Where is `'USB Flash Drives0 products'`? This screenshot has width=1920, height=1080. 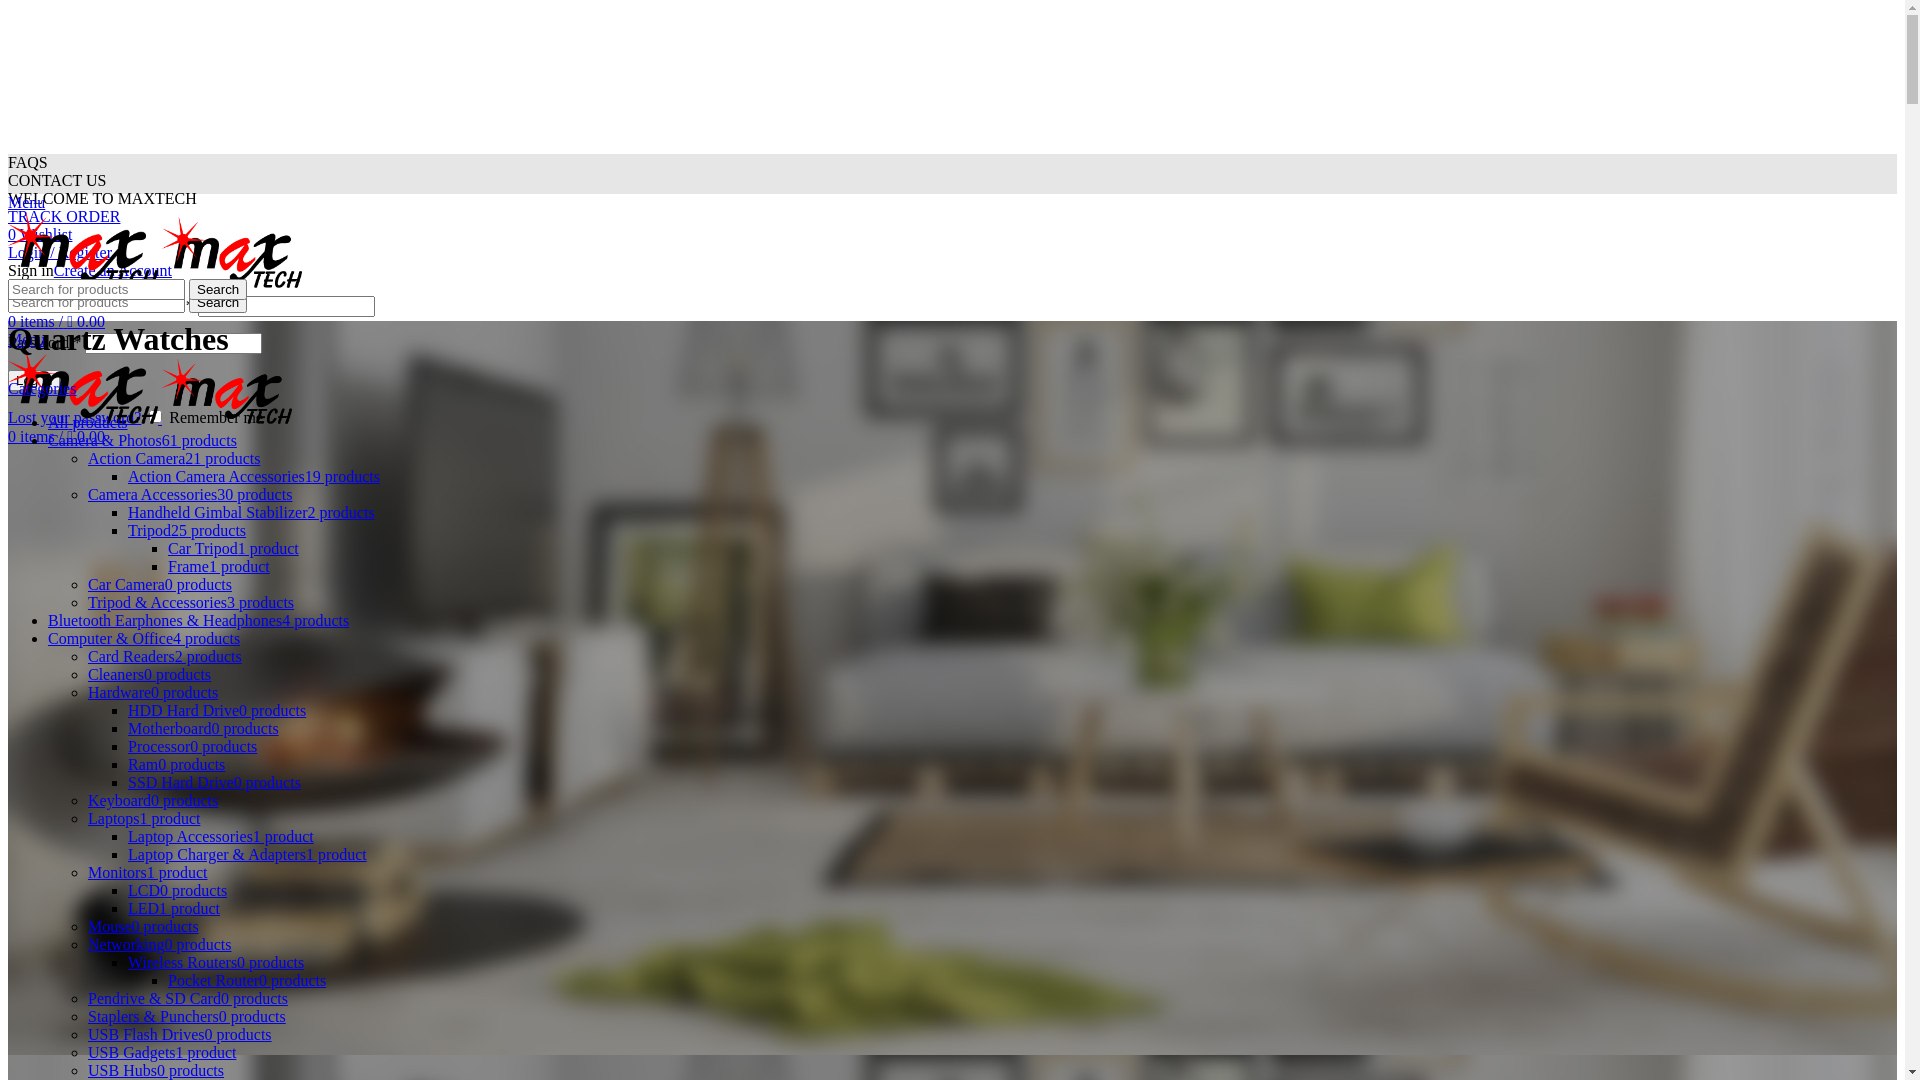
'USB Flash Drives0 products' is located at coordinates (180, 1034).